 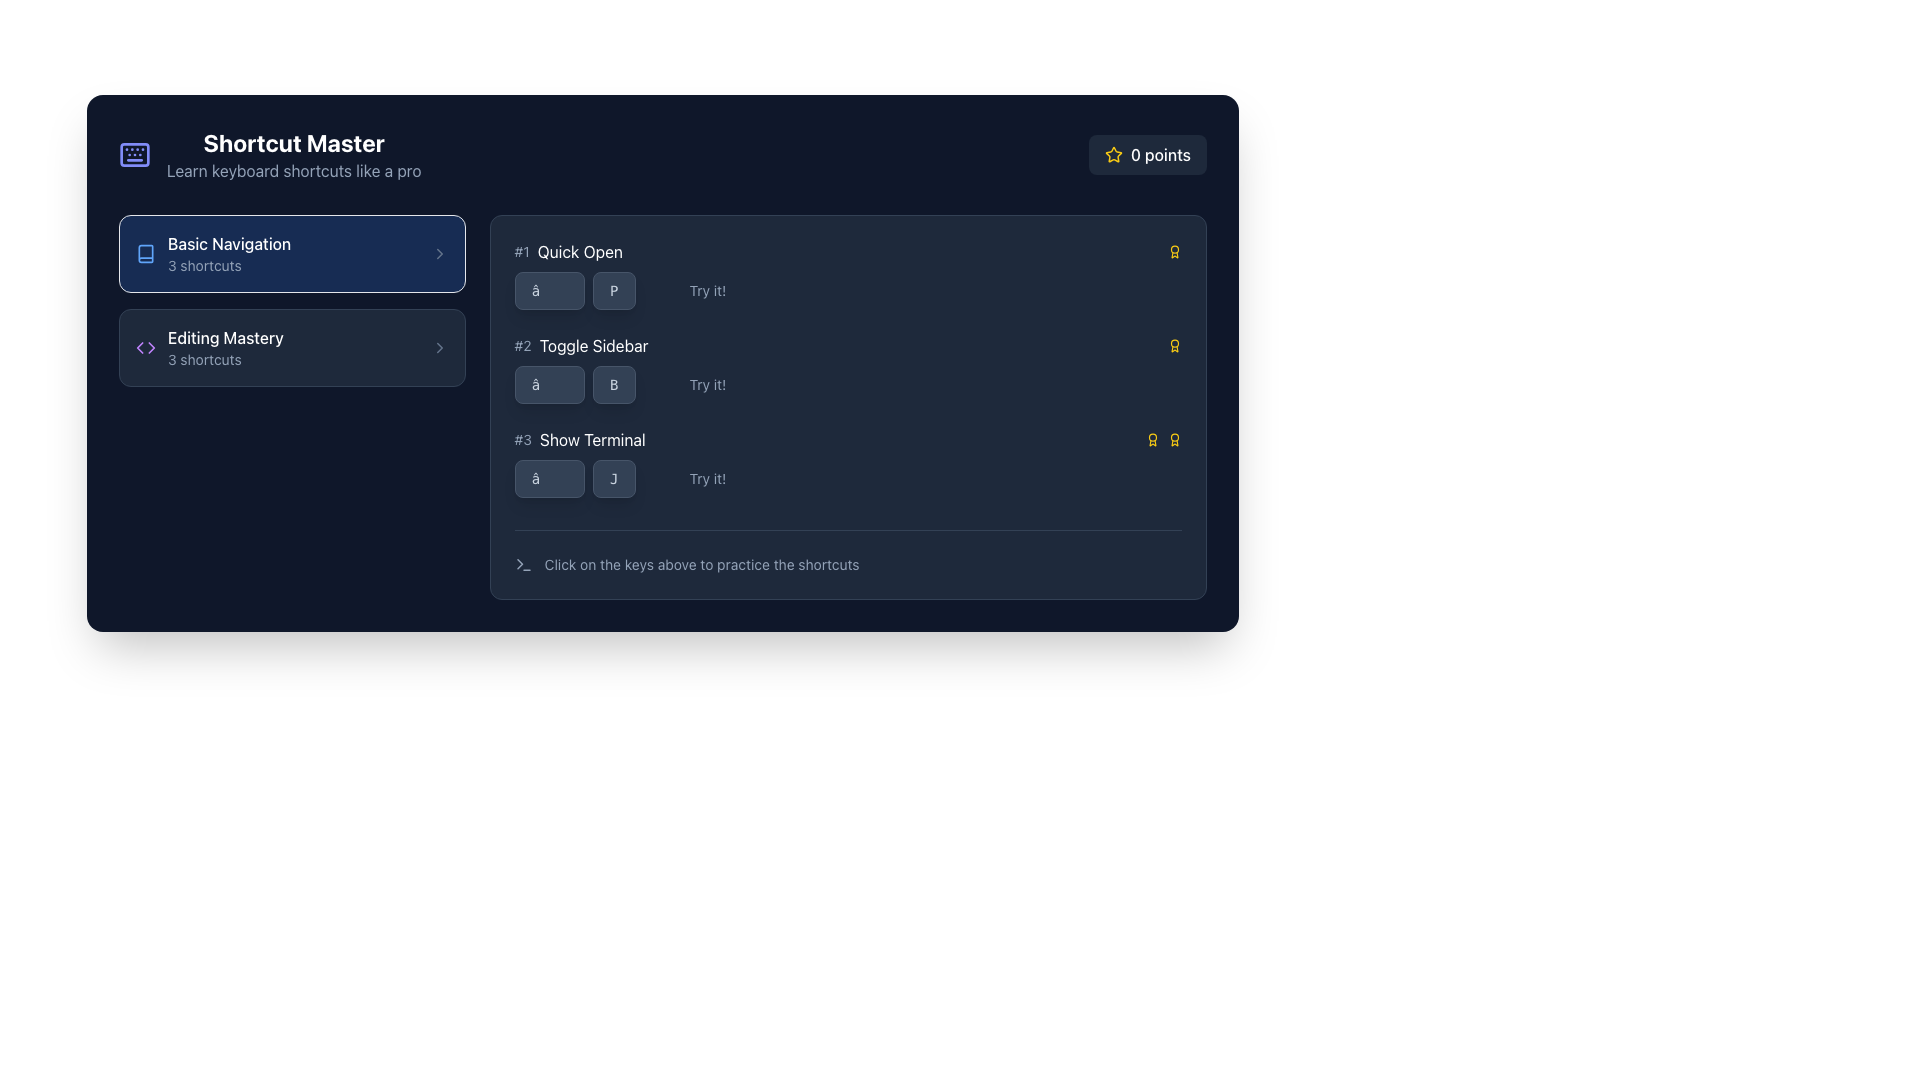 I want to click on the decorative icon located to the left of the 'Shortcut Master' text in the header section, so click(x=133, y=153).